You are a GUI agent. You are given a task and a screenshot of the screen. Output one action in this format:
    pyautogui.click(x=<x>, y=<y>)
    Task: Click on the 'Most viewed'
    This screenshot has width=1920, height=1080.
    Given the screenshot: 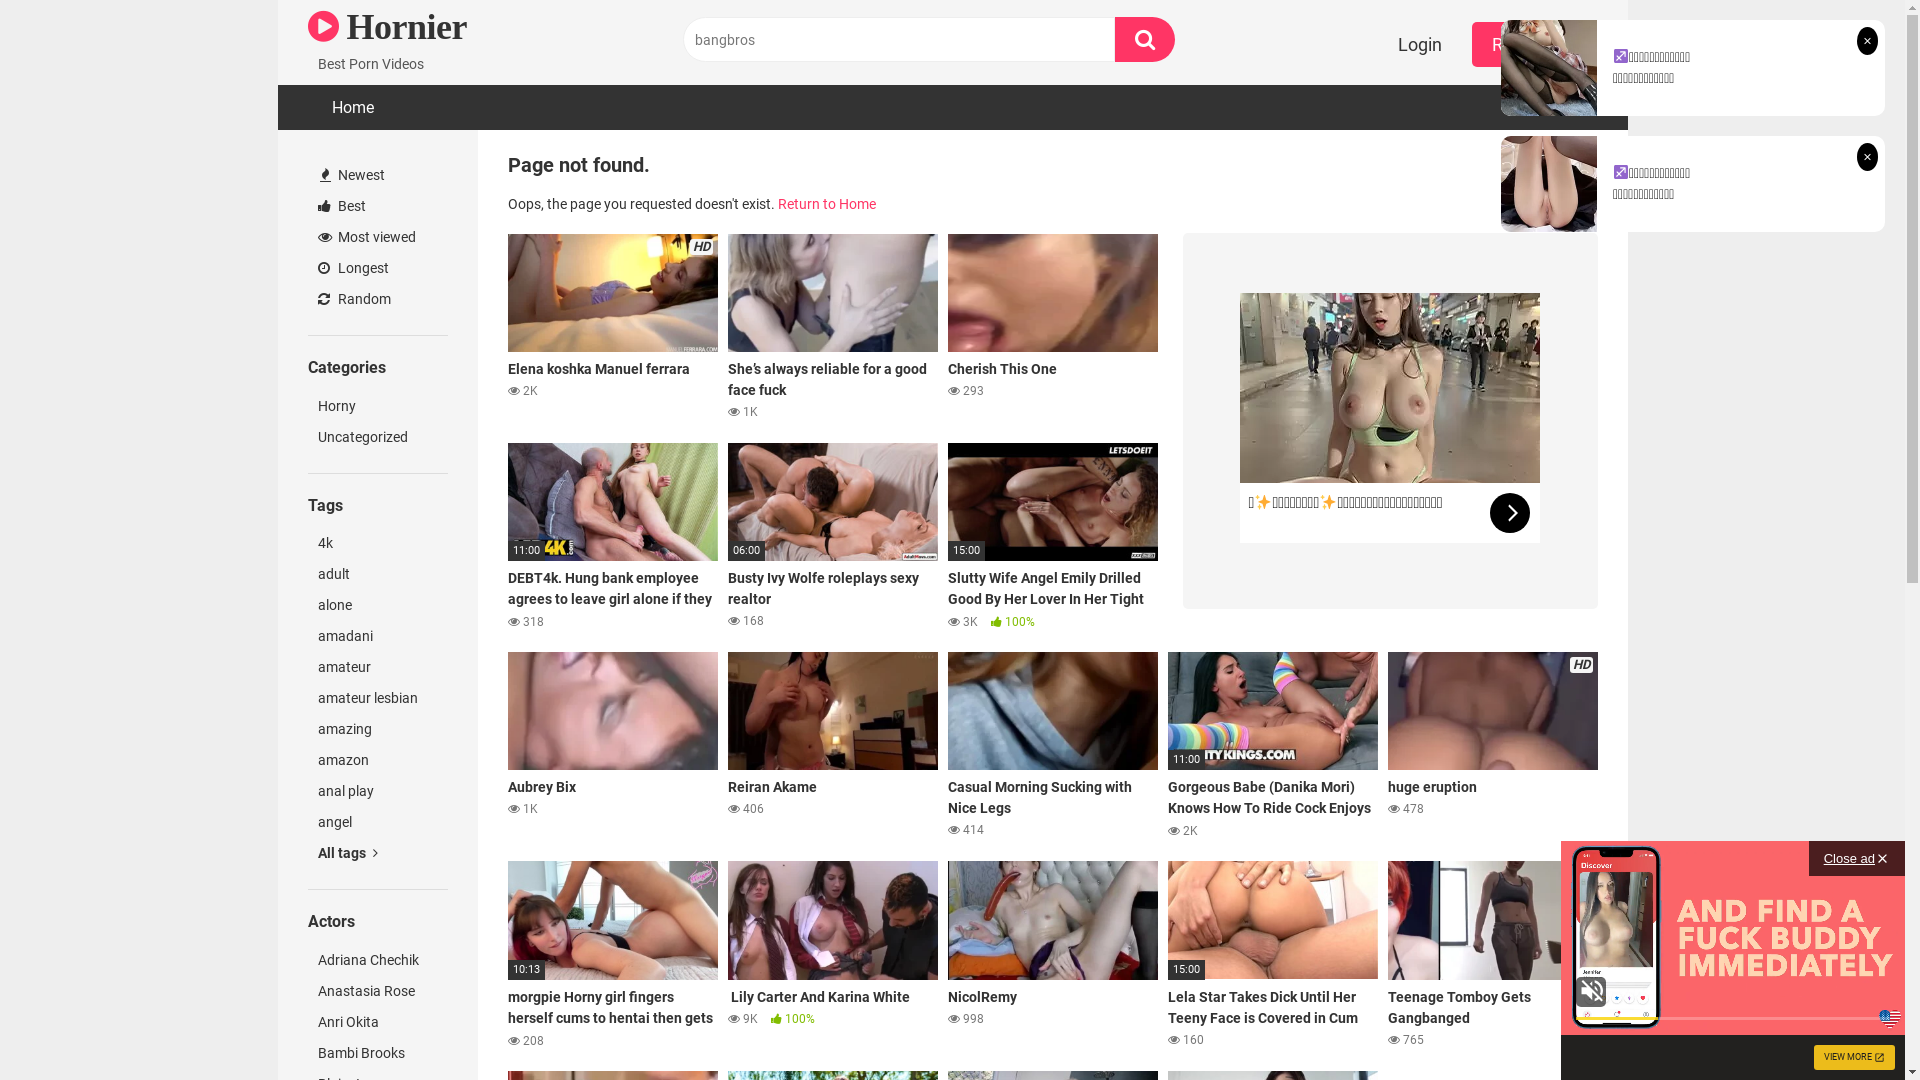 What is the action you would take?
    pyautogui.click(x=378, y=236)
    